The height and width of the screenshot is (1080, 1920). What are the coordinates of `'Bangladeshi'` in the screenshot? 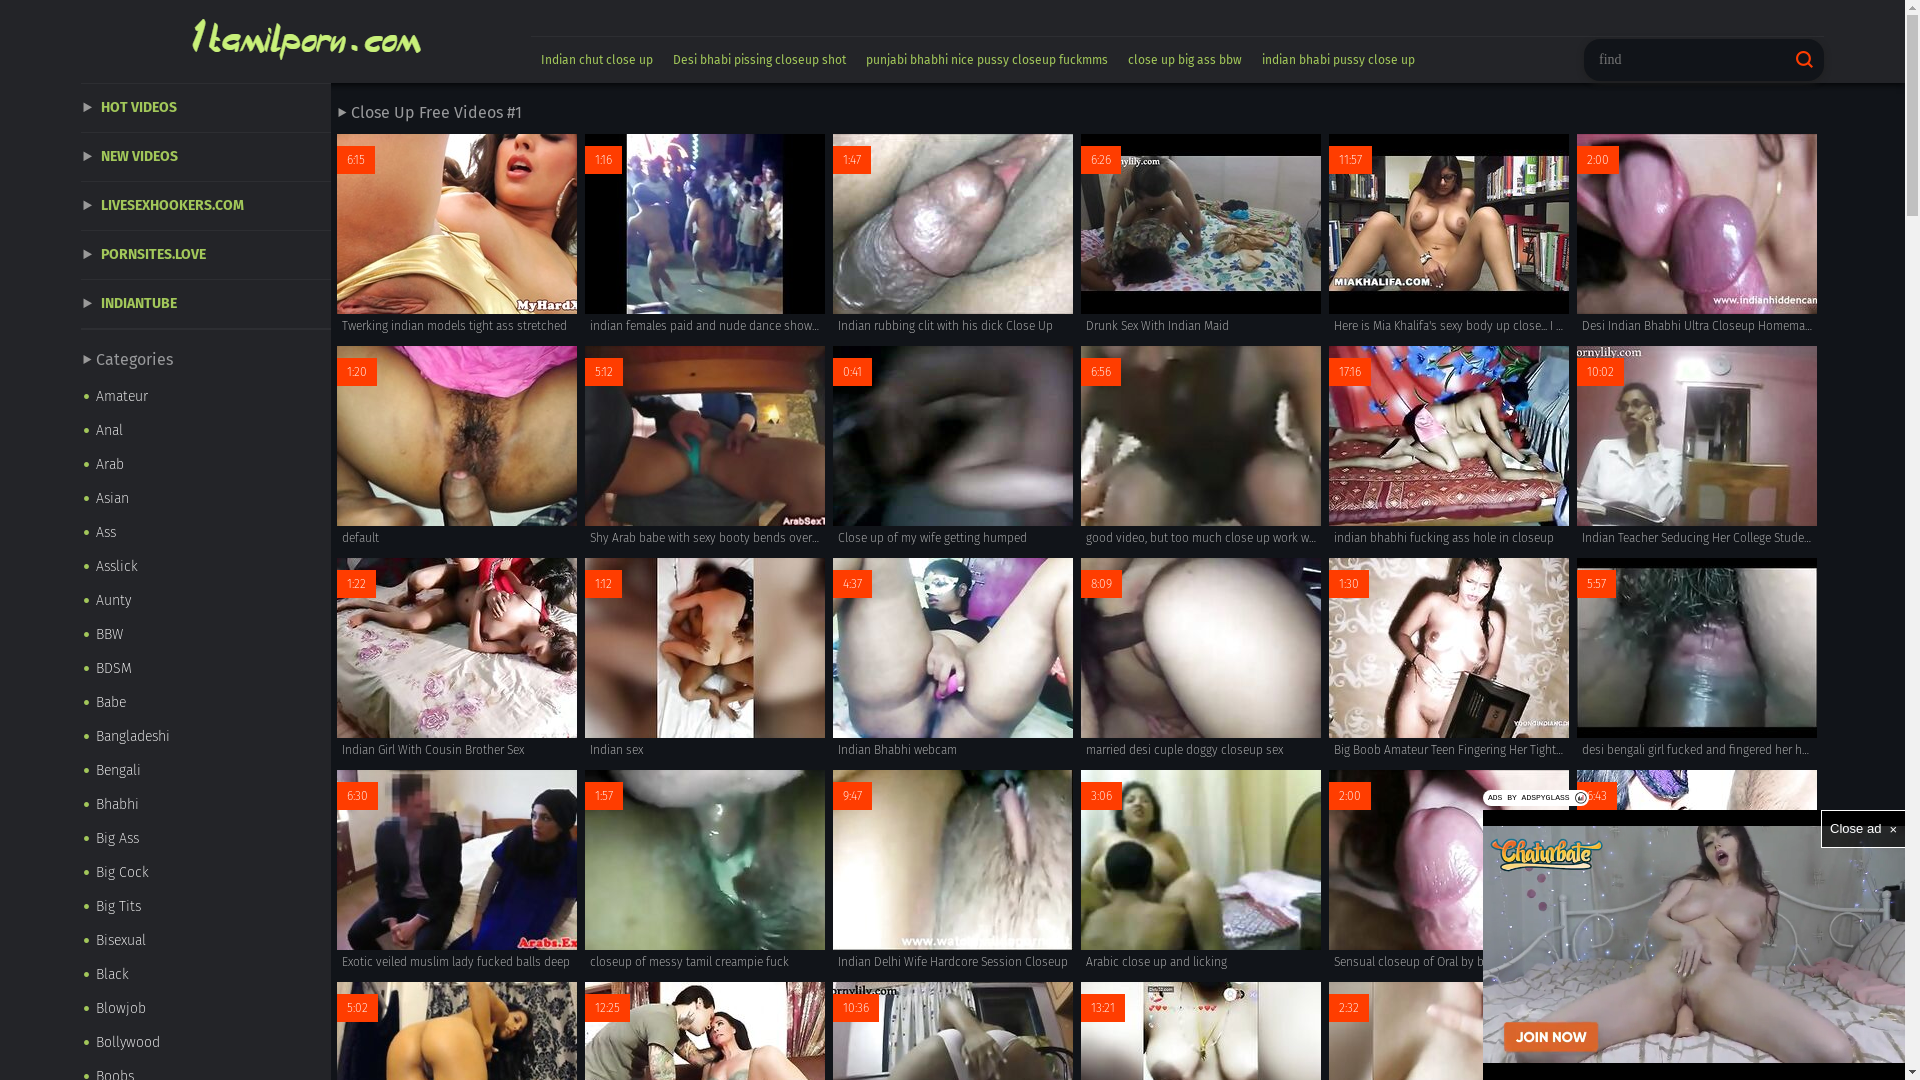 It's located at (206, 736).